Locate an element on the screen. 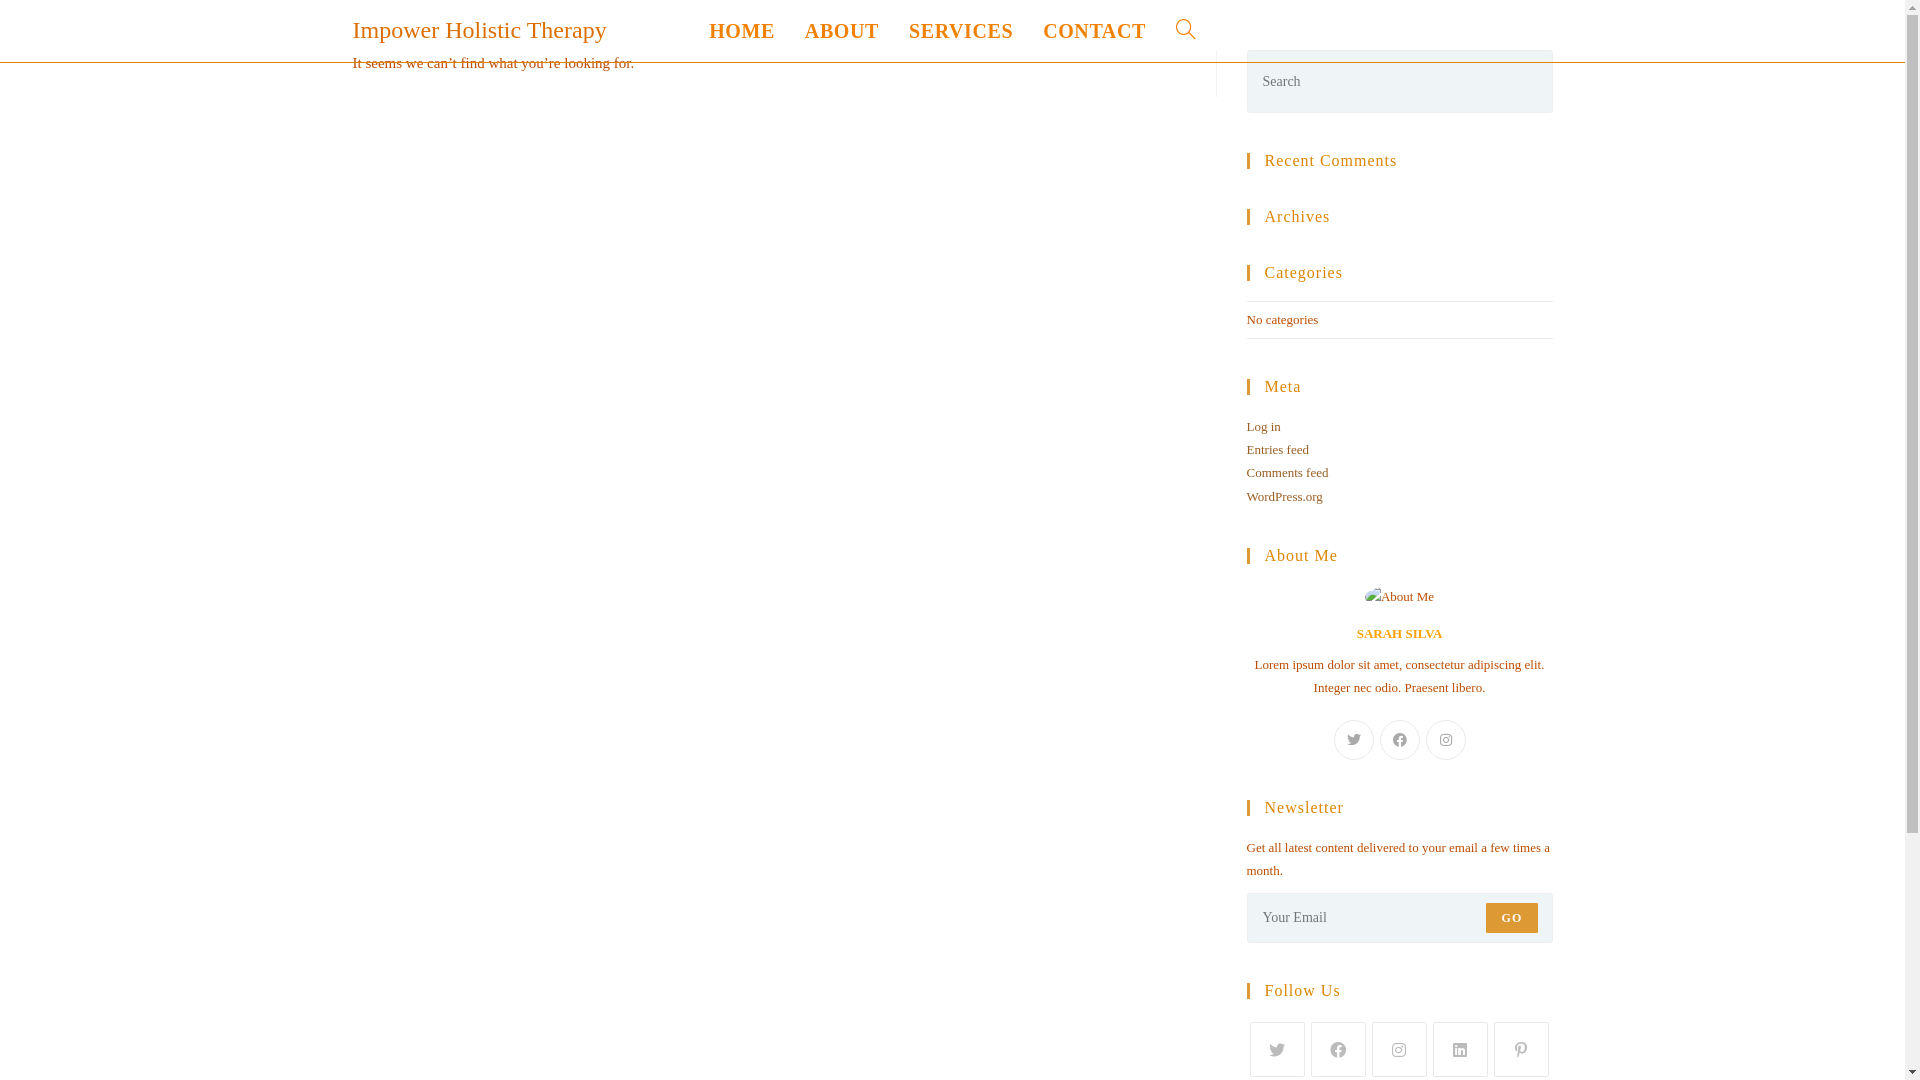 The image size is (1920, 1080). 'Impower Holistic Therapy' is located at coordinates (478, 30).